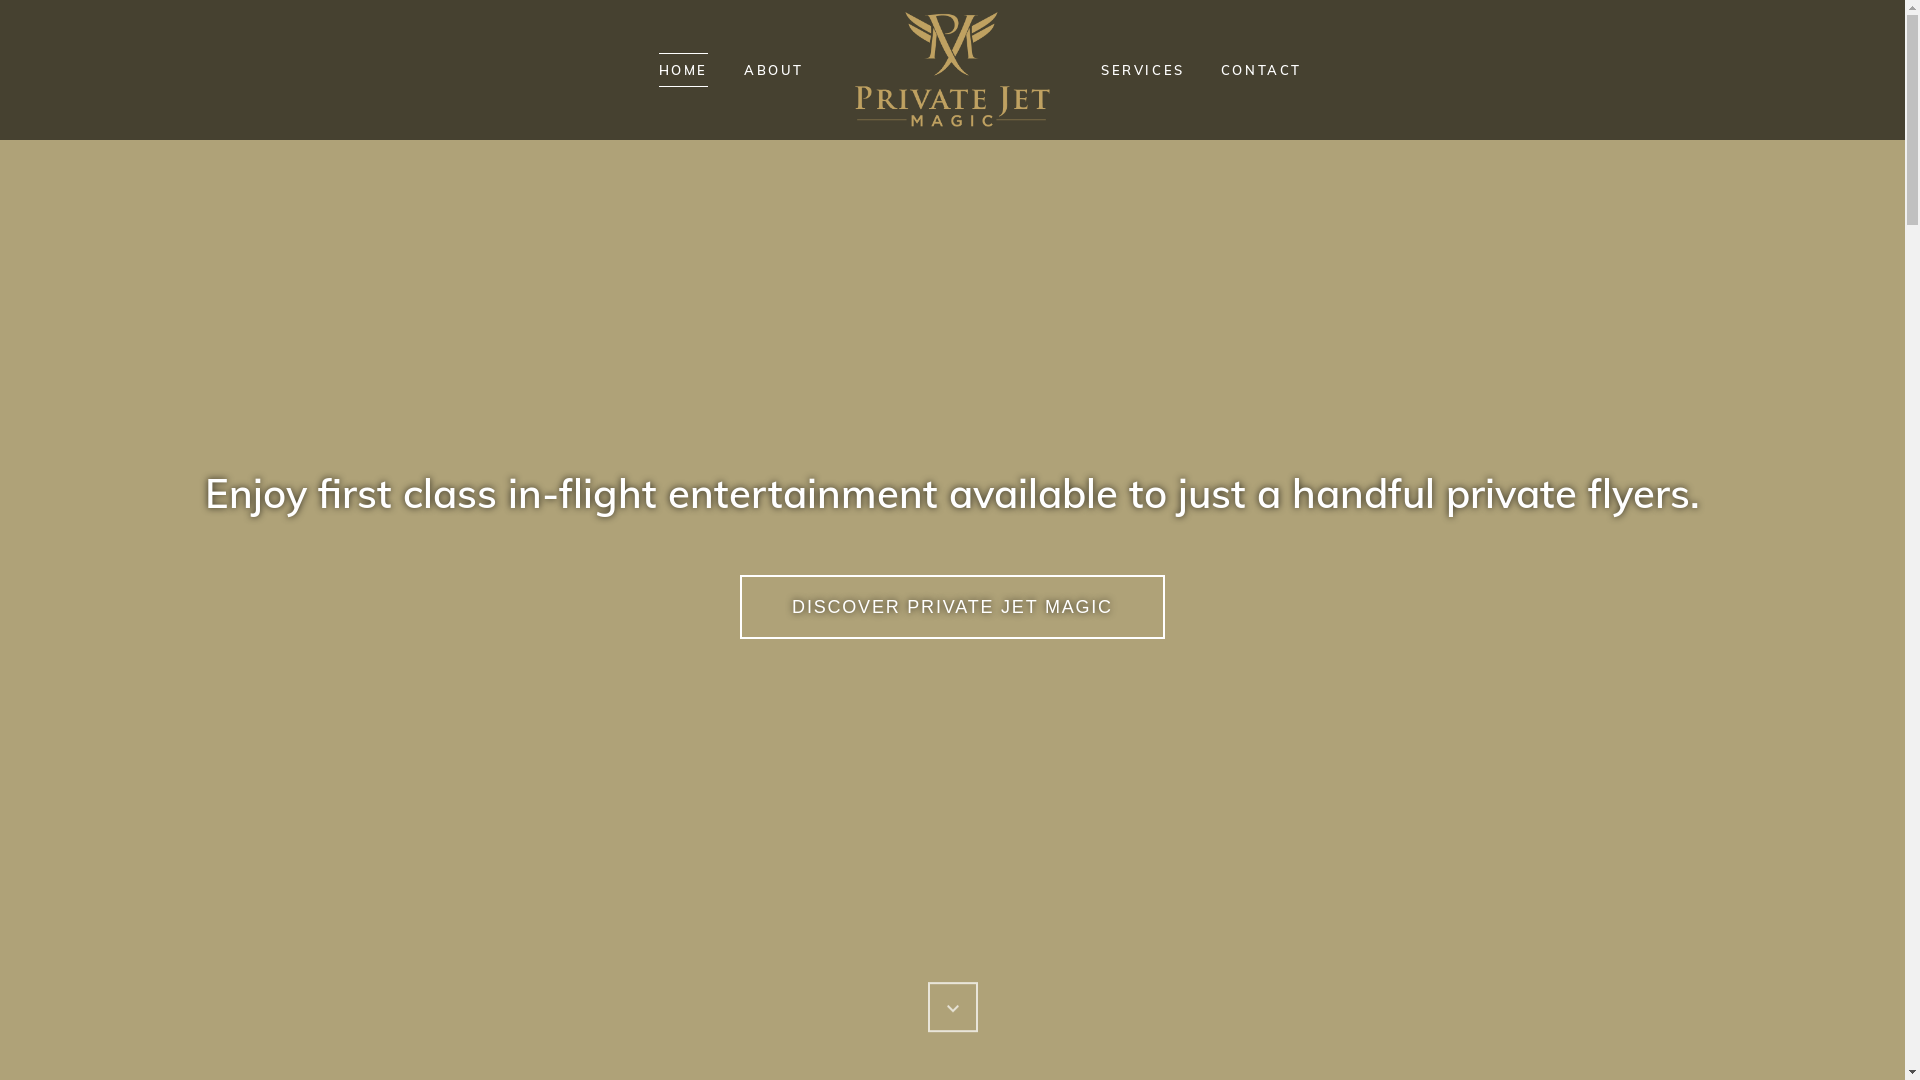 This screenshot has height=1080, width=1920. Describe the element at coordinates (951, 605) in the screenshot. I see `'DISCOVER PRIVATE JET MAGIC'` at that location.